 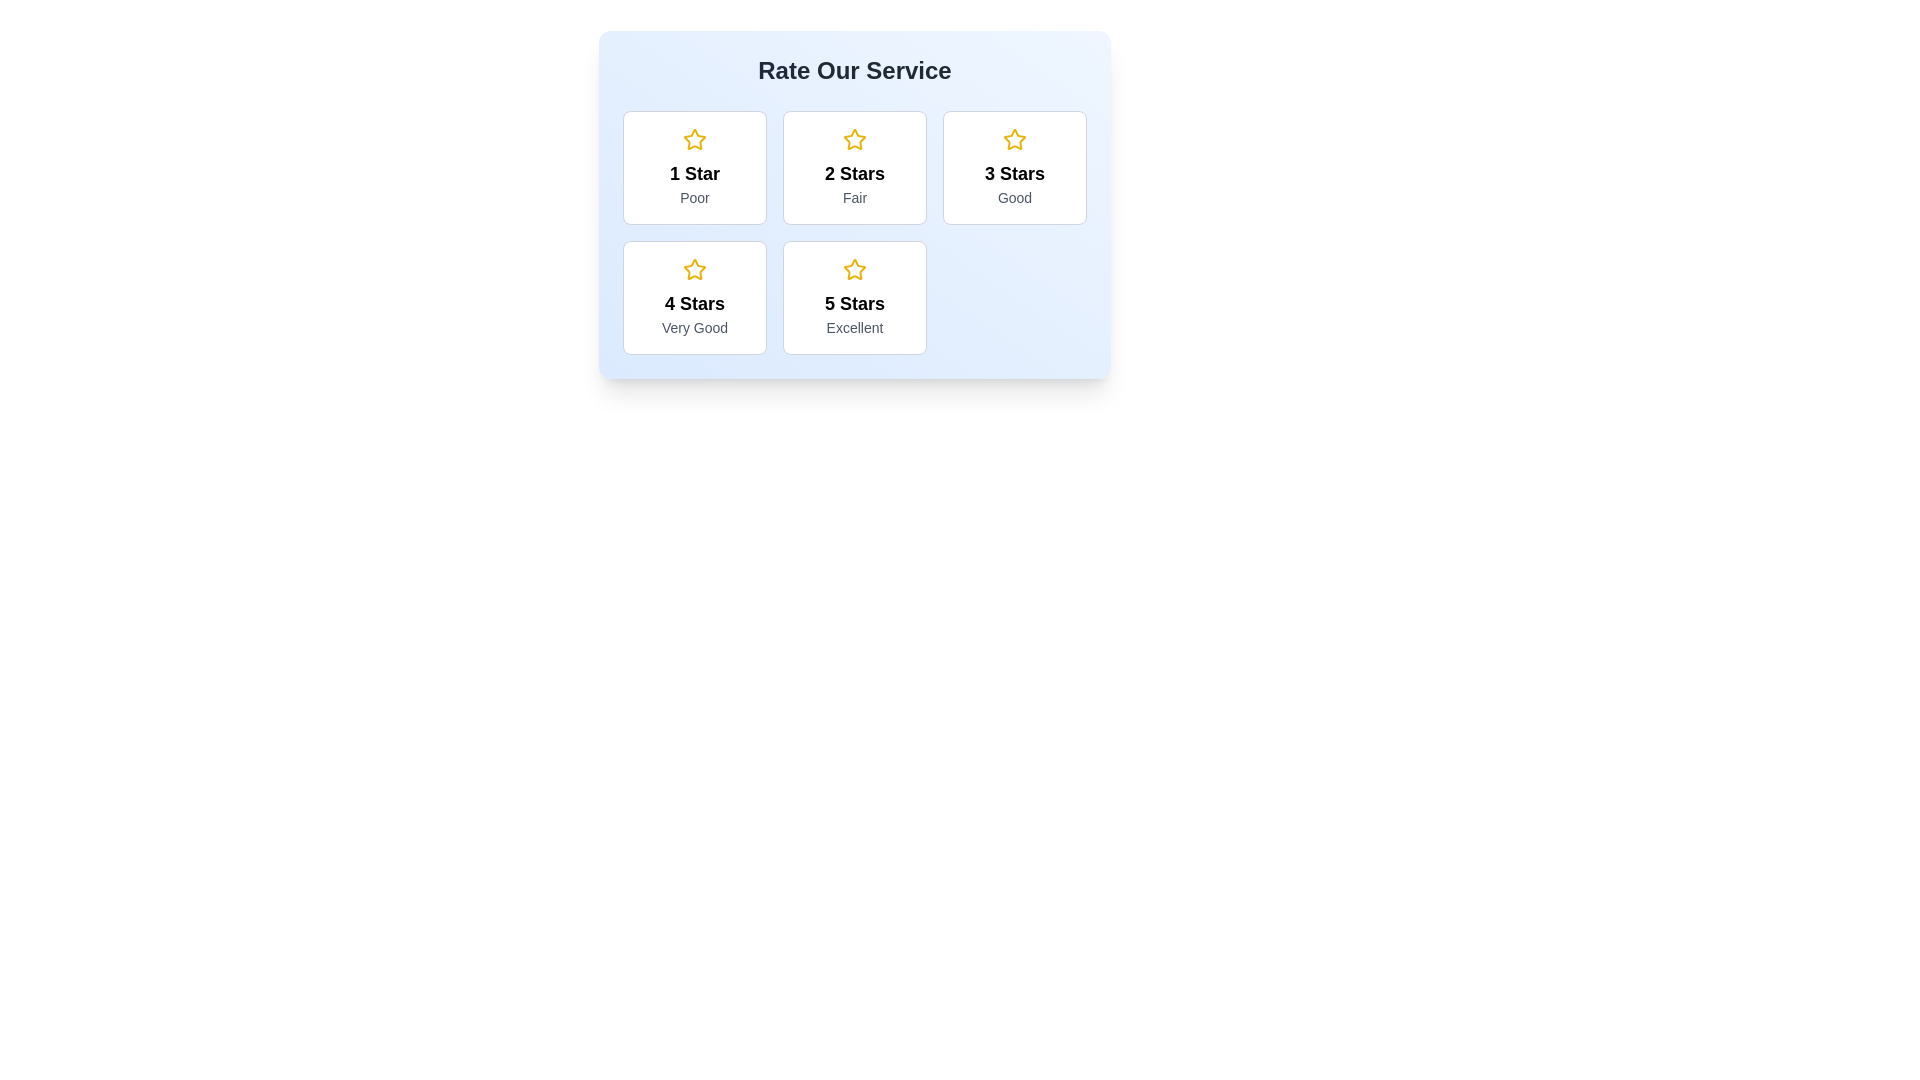 What do you see at coordinates (695, 138) in the screenshot?
I see `the '1 Star' rating icon, which is the star located at the top left of the rating grid in the 'Rate Our Service' section` at bounding box center [695, 138].